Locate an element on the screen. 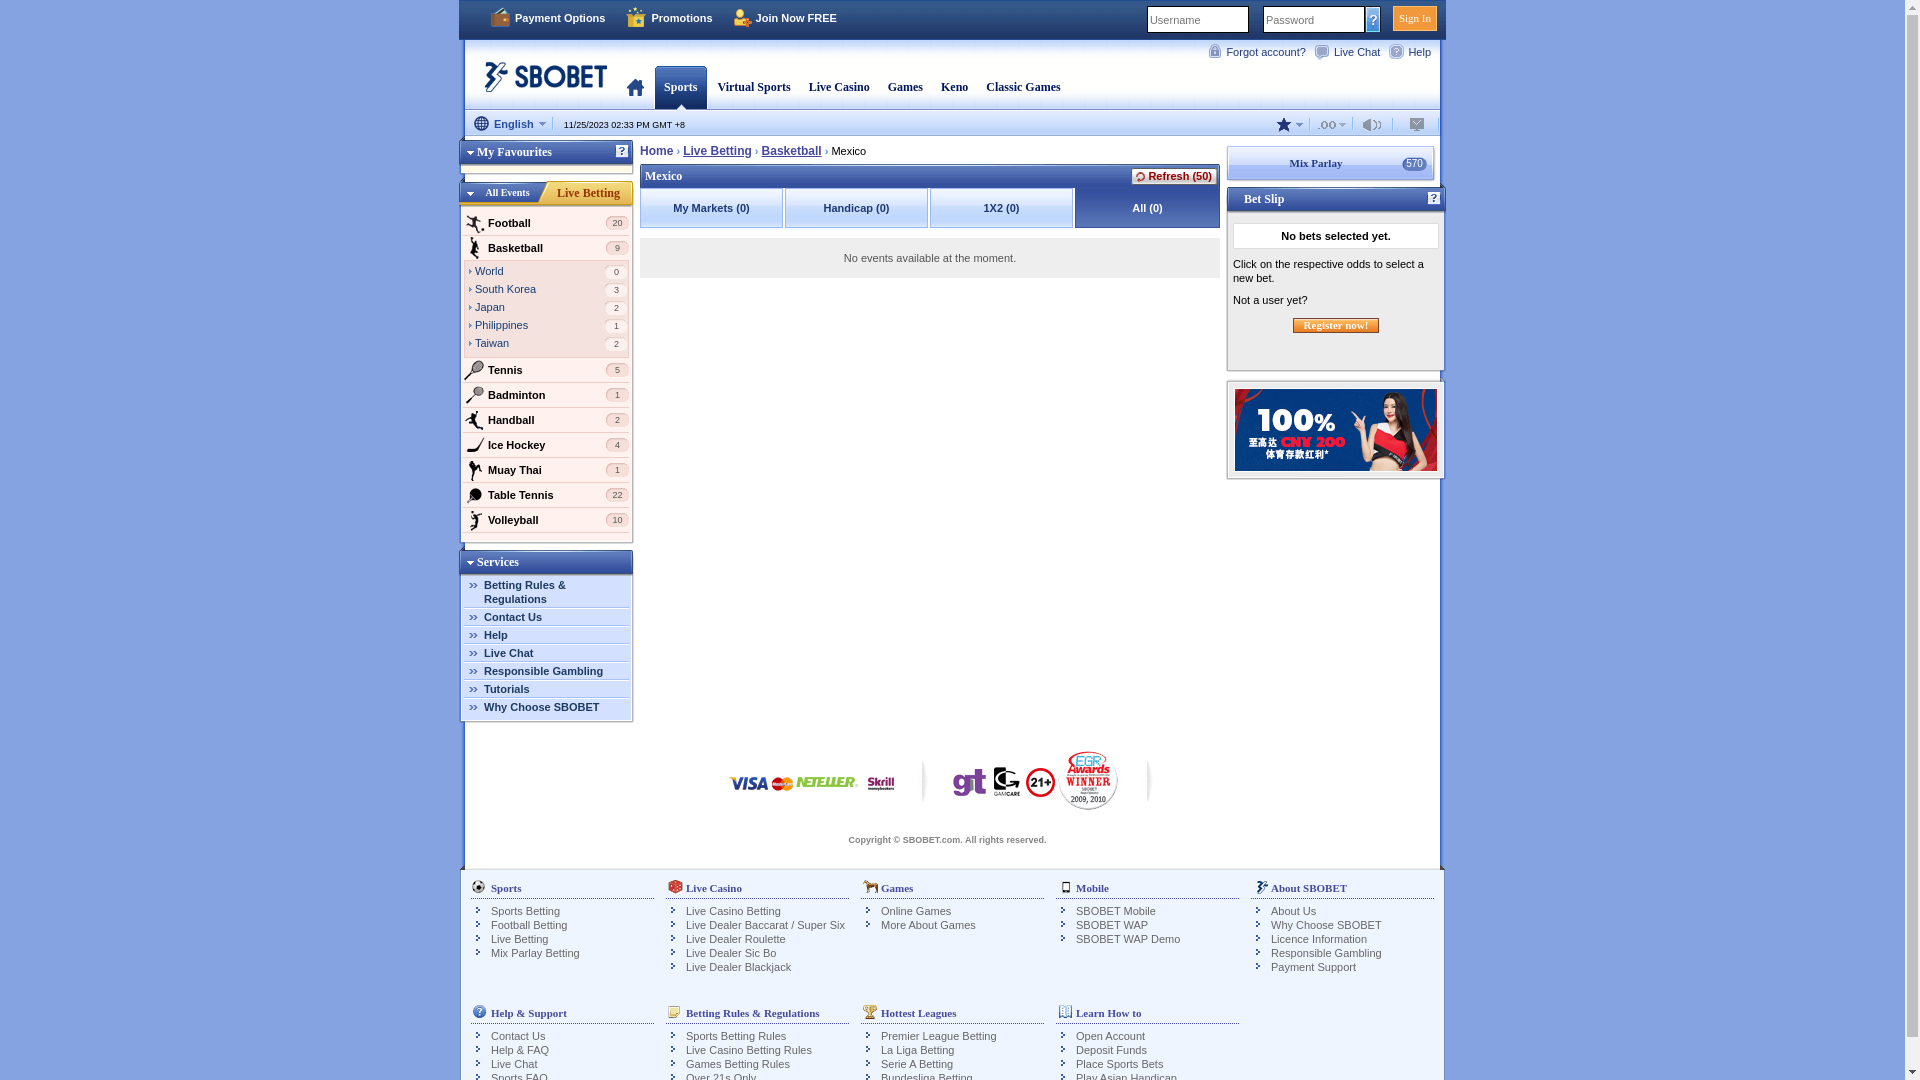 Image resolution: width=1920 pixels, height=1080 pixels. 'SBOBET WAP Demo' is located at coordinates (1128, 938).